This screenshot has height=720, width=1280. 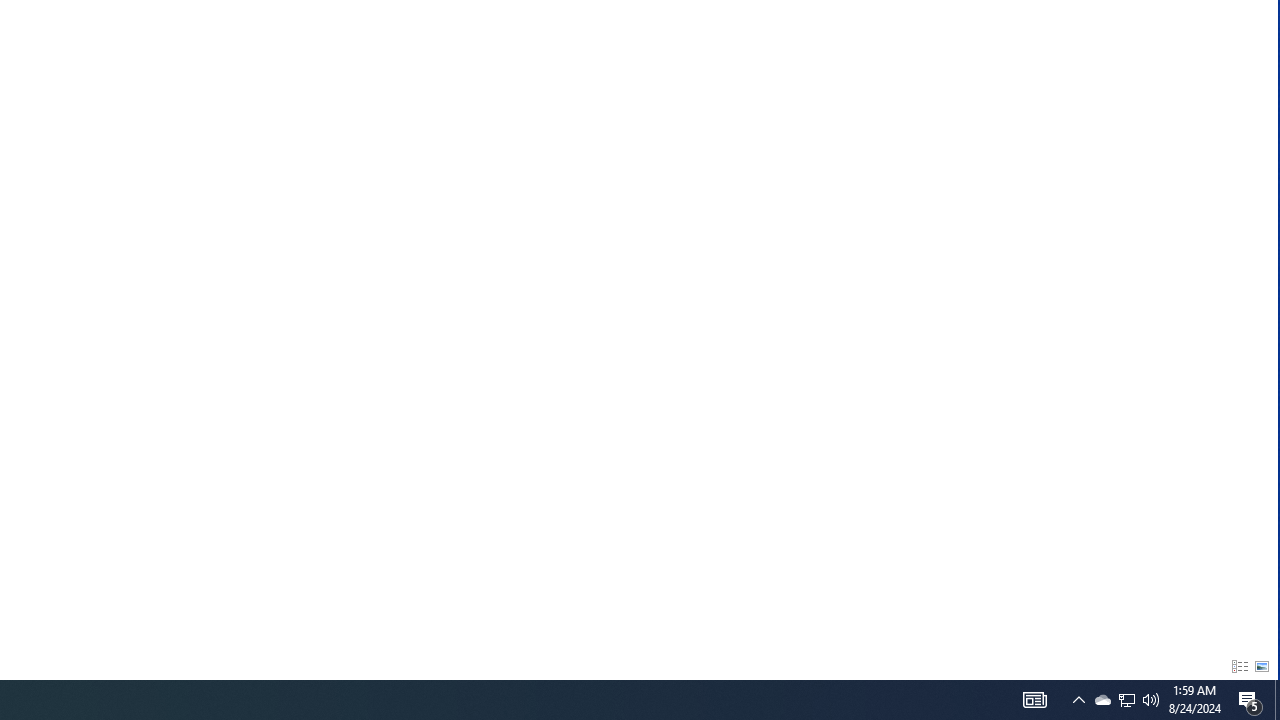 What do you see at coordinates (1261, 667) in the screenshot?
I see `'Large Icons'` at bounding box center [1261, 667].